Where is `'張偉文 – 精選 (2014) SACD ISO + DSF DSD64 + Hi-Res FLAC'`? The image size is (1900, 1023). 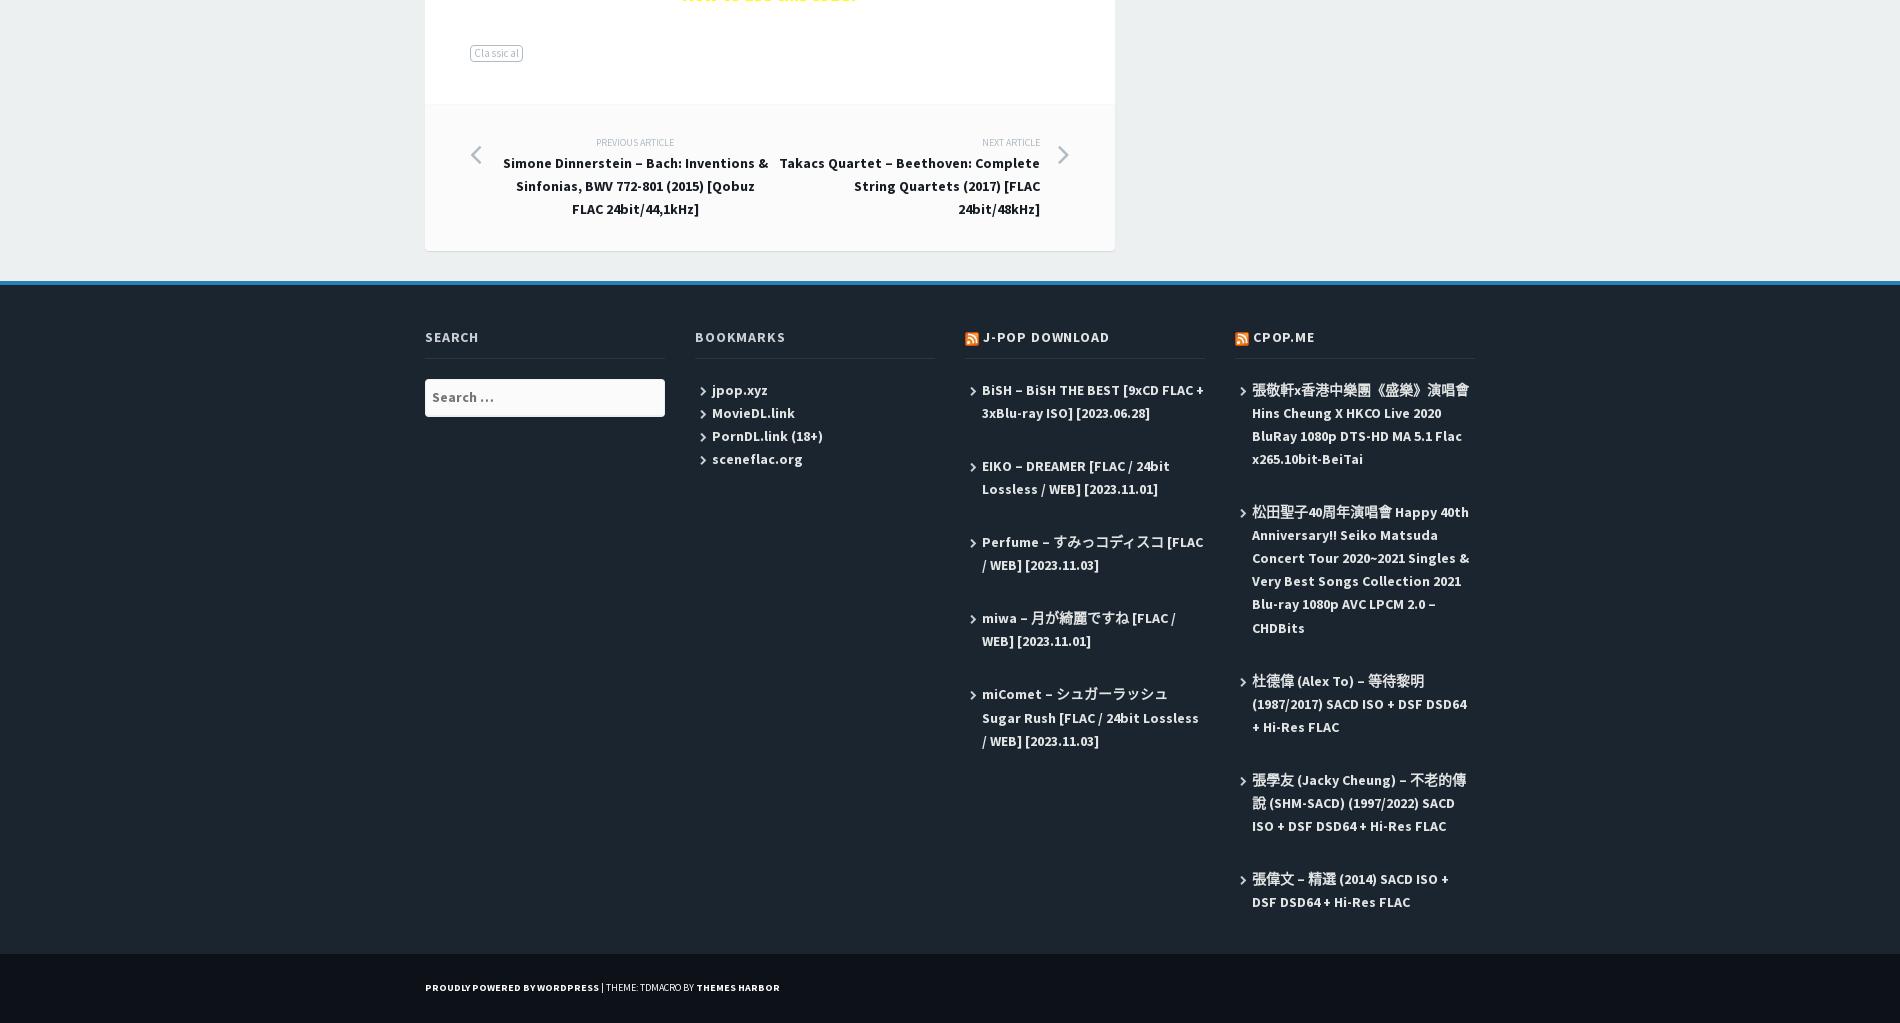 '張偉文 – 精選 (2014) SACD ISO + DSF DSD64 + Hi-Res FLAC' is located at coordinates (1348, 890).